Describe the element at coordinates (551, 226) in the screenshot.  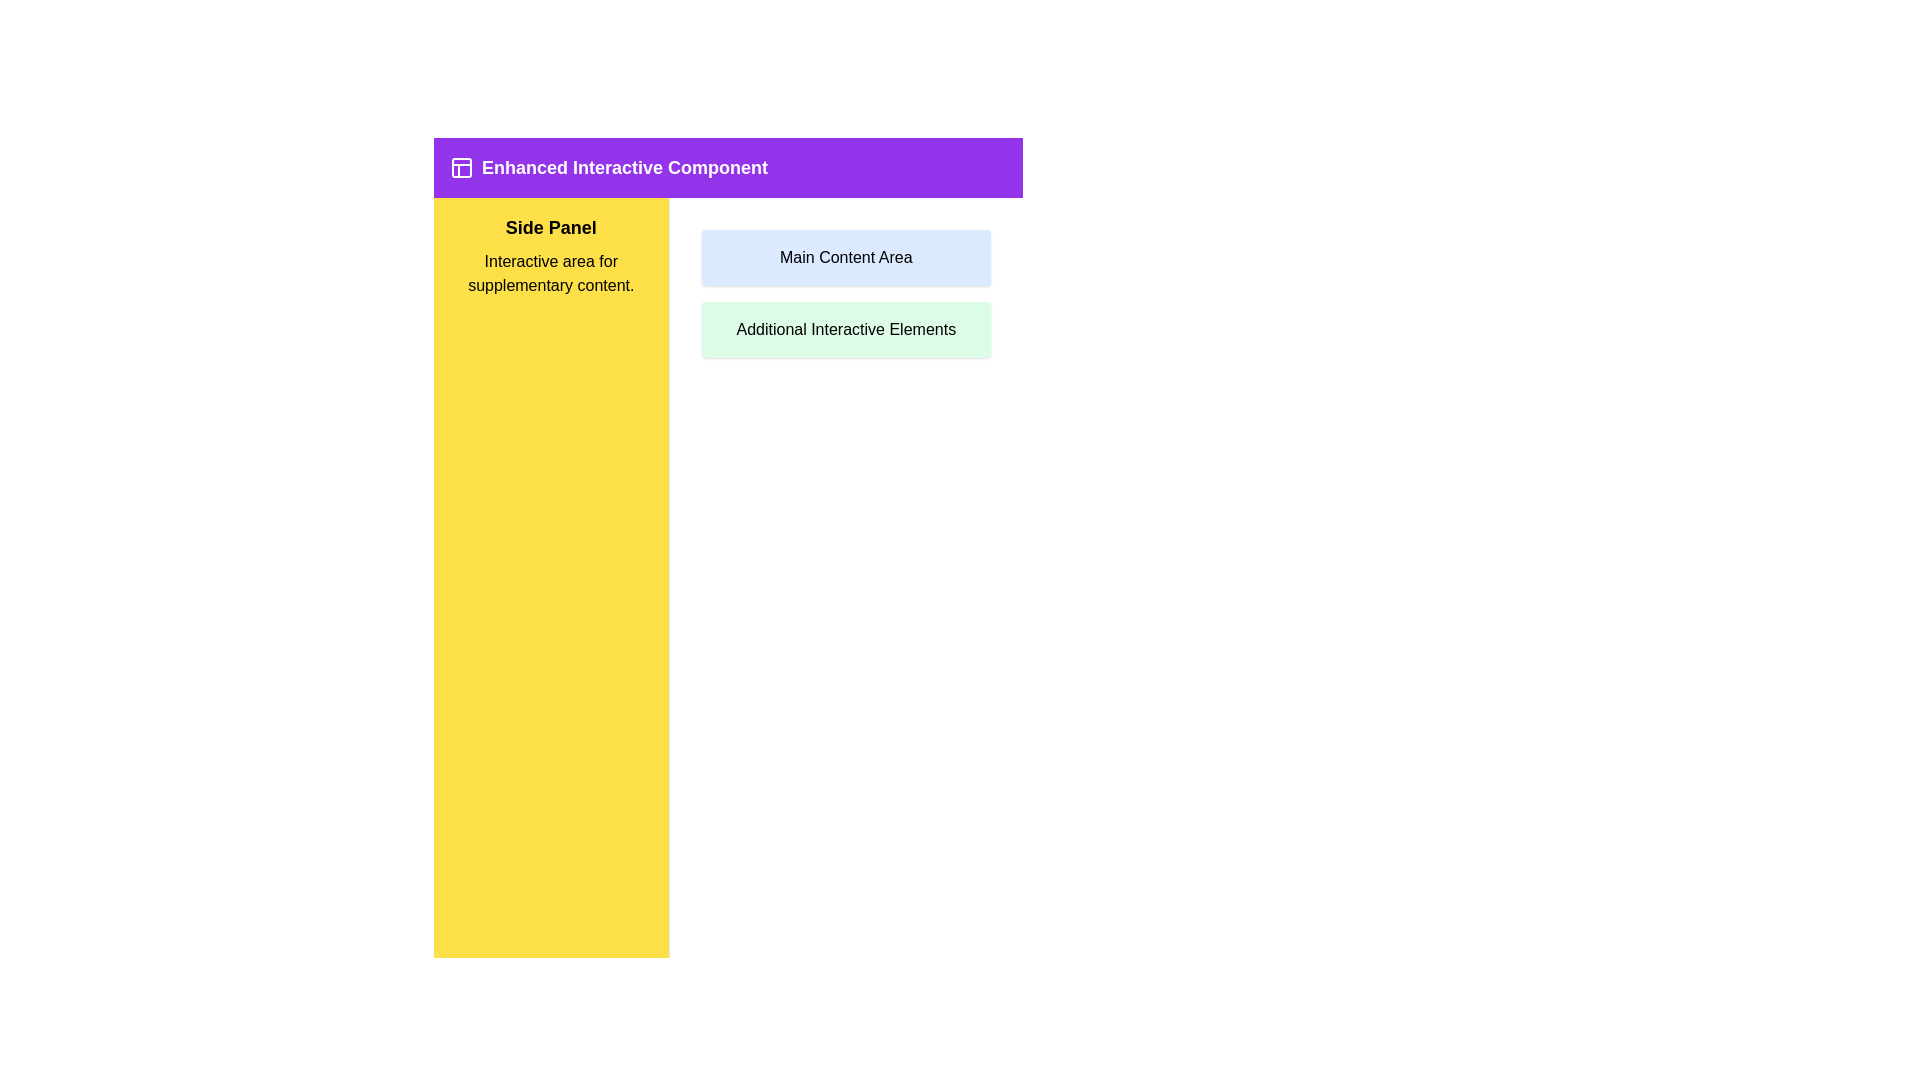
I see `the label element located at the top of the yellow side panel on the left side of the interface` at that location.